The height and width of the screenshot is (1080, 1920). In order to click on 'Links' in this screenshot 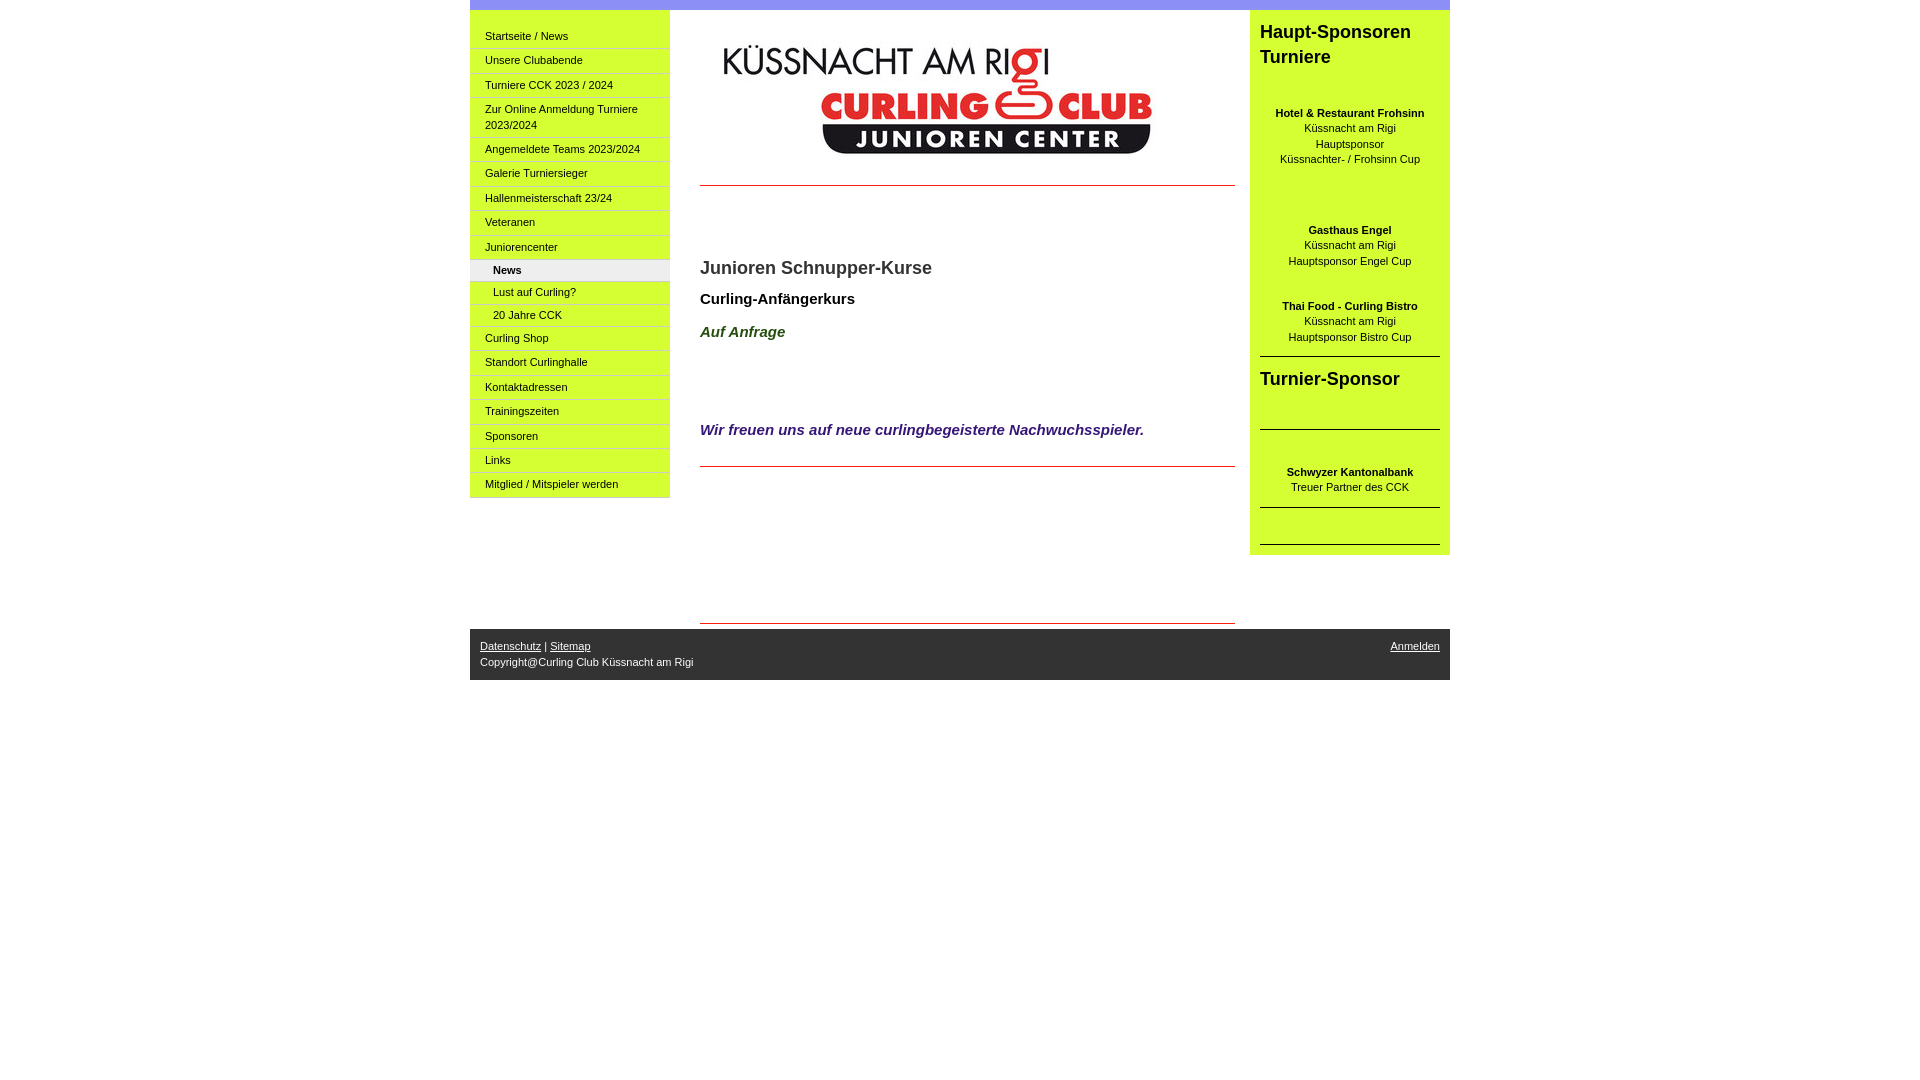, I will do `click(469, 461)`.